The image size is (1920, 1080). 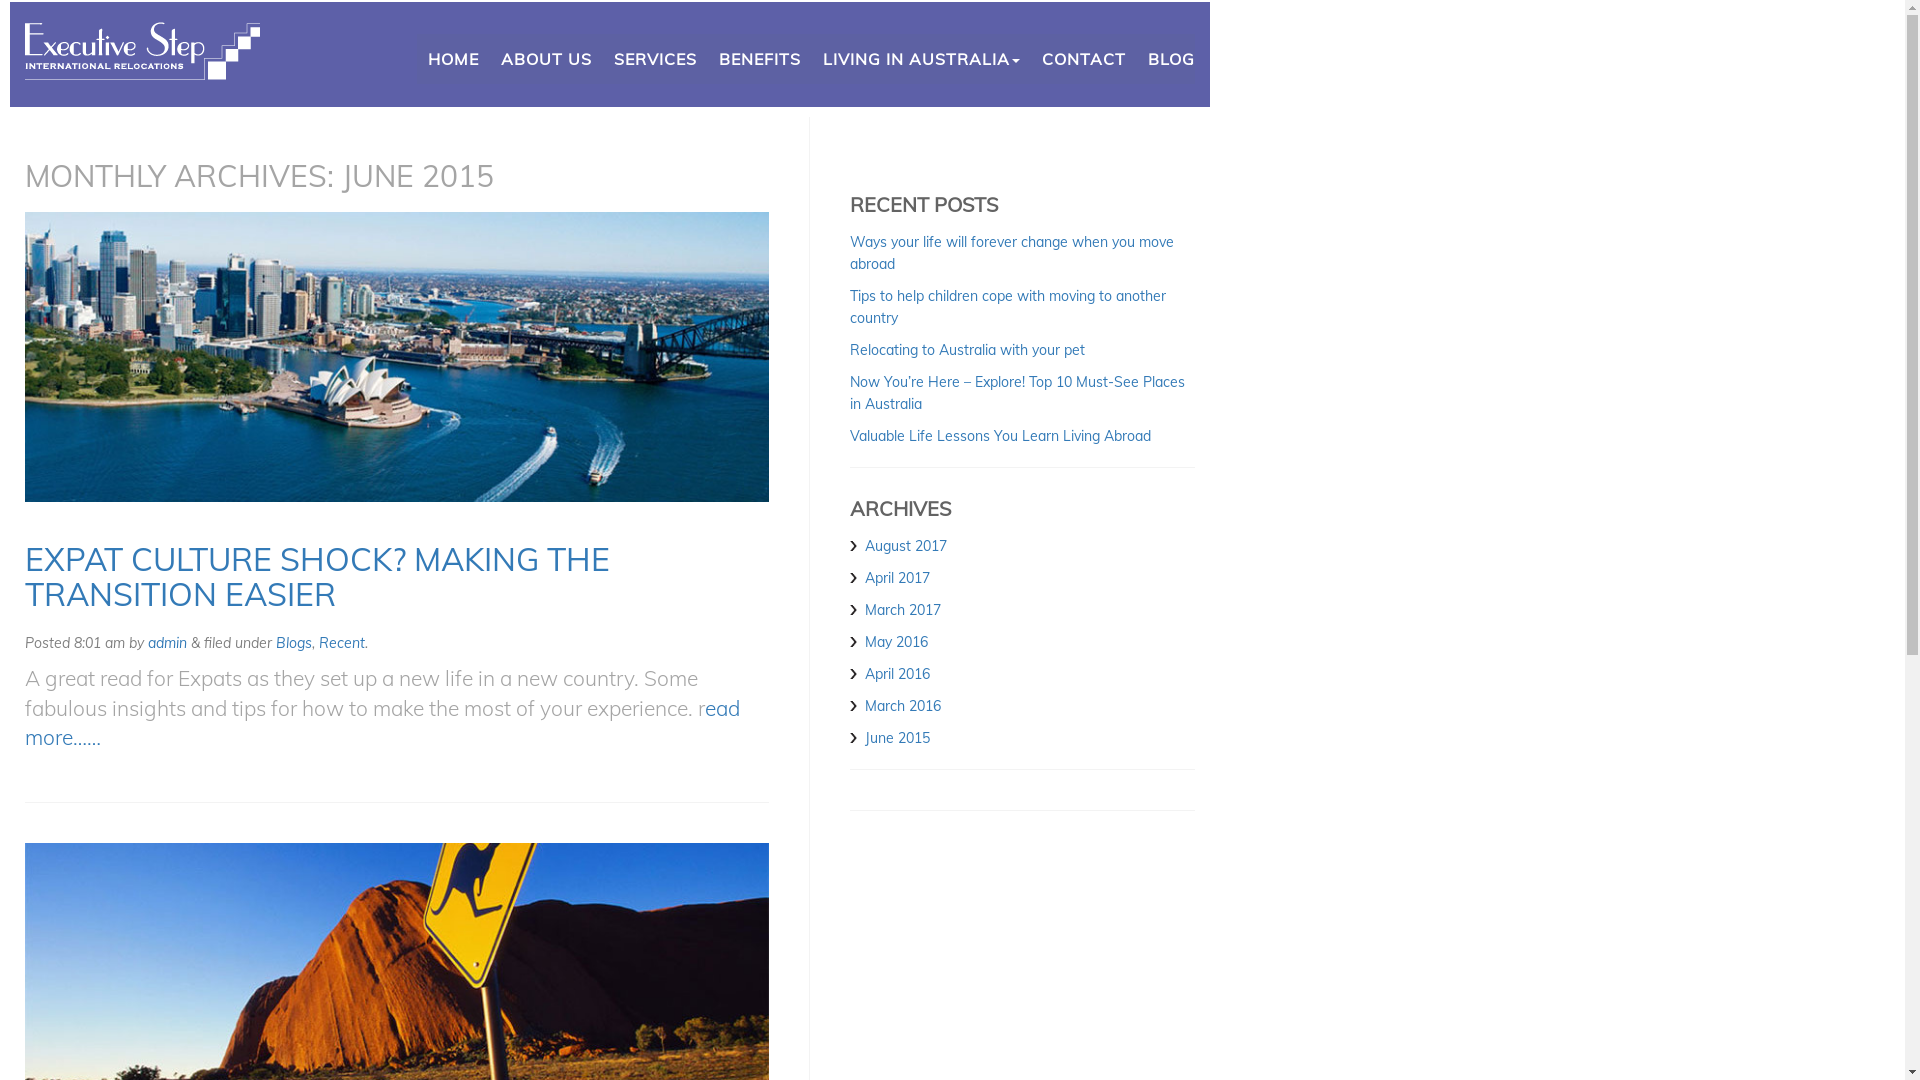 I want to click on 'LIVING IN AUSTRALIA', so click(x=920, y=57).